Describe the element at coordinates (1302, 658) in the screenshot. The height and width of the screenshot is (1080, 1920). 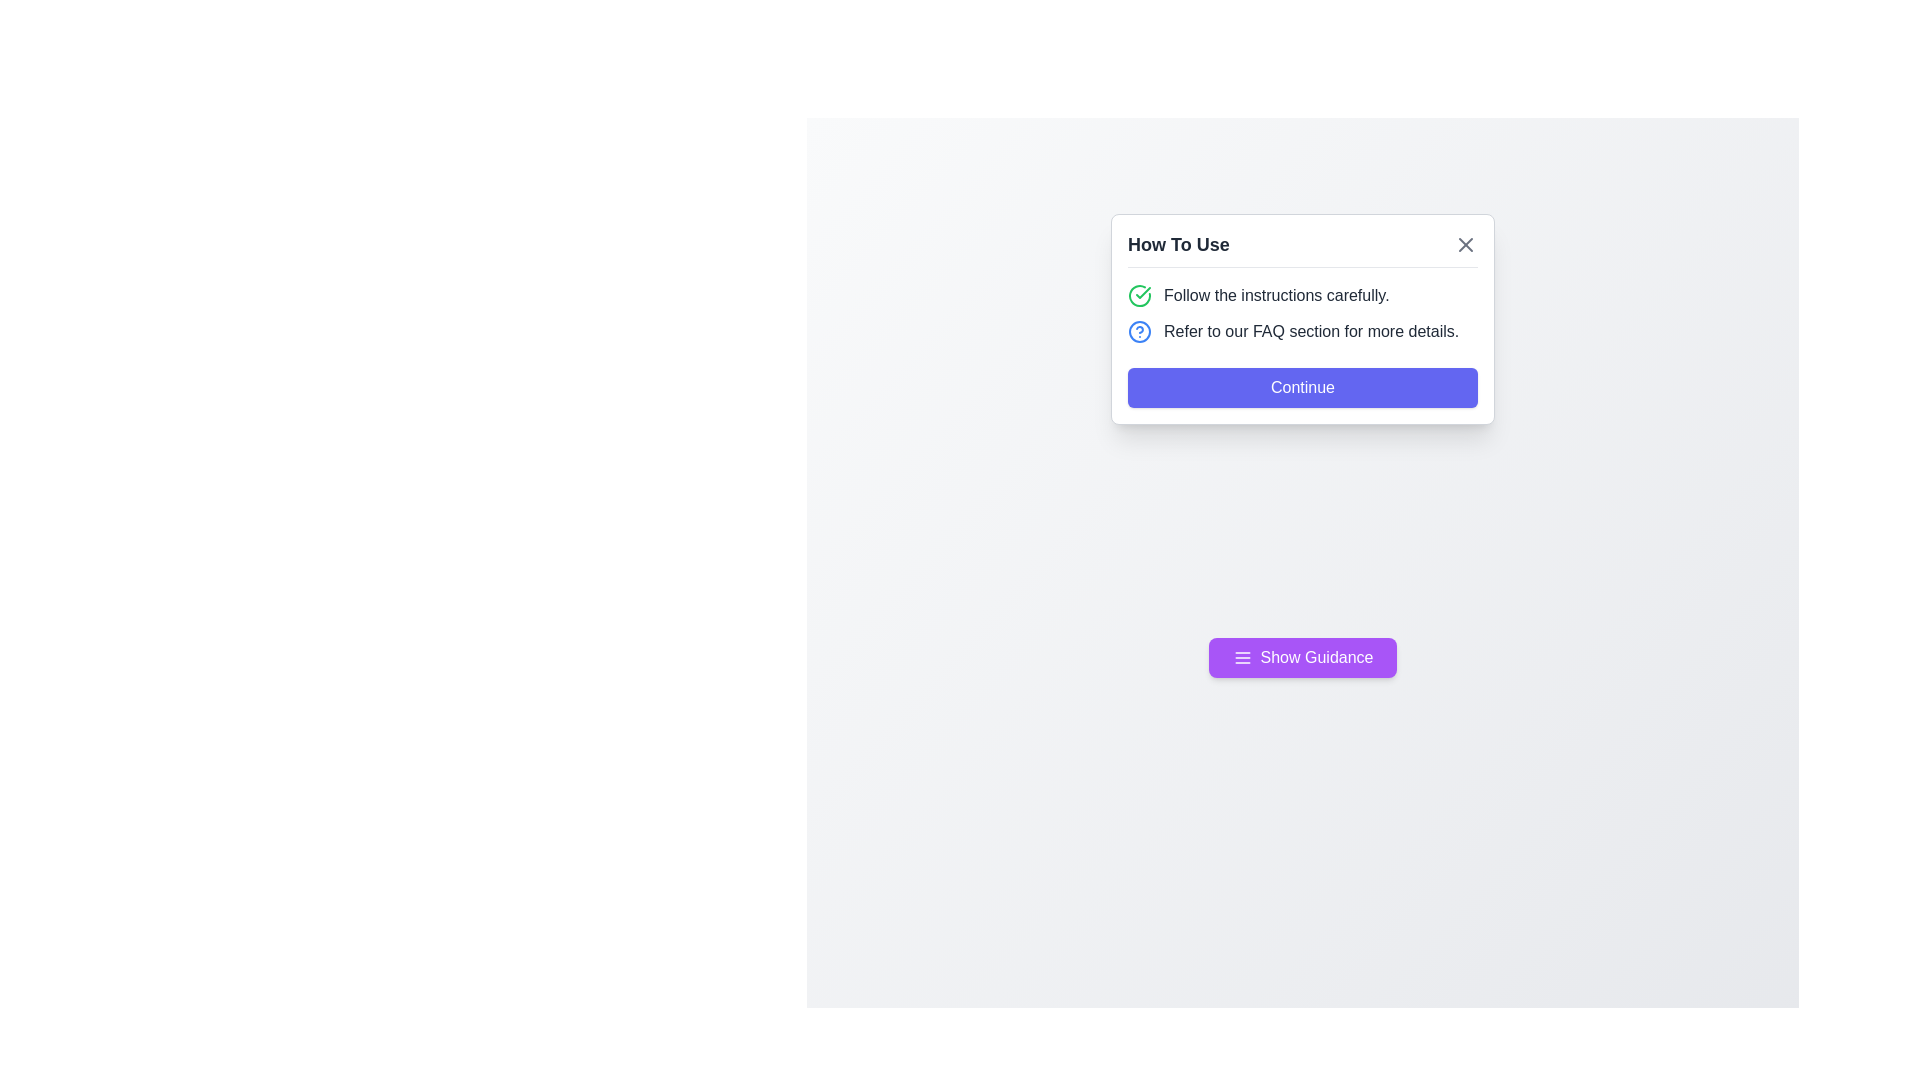
I see `the button located below the white panel containing instructional text to trigger possible visual feedback` at that location.